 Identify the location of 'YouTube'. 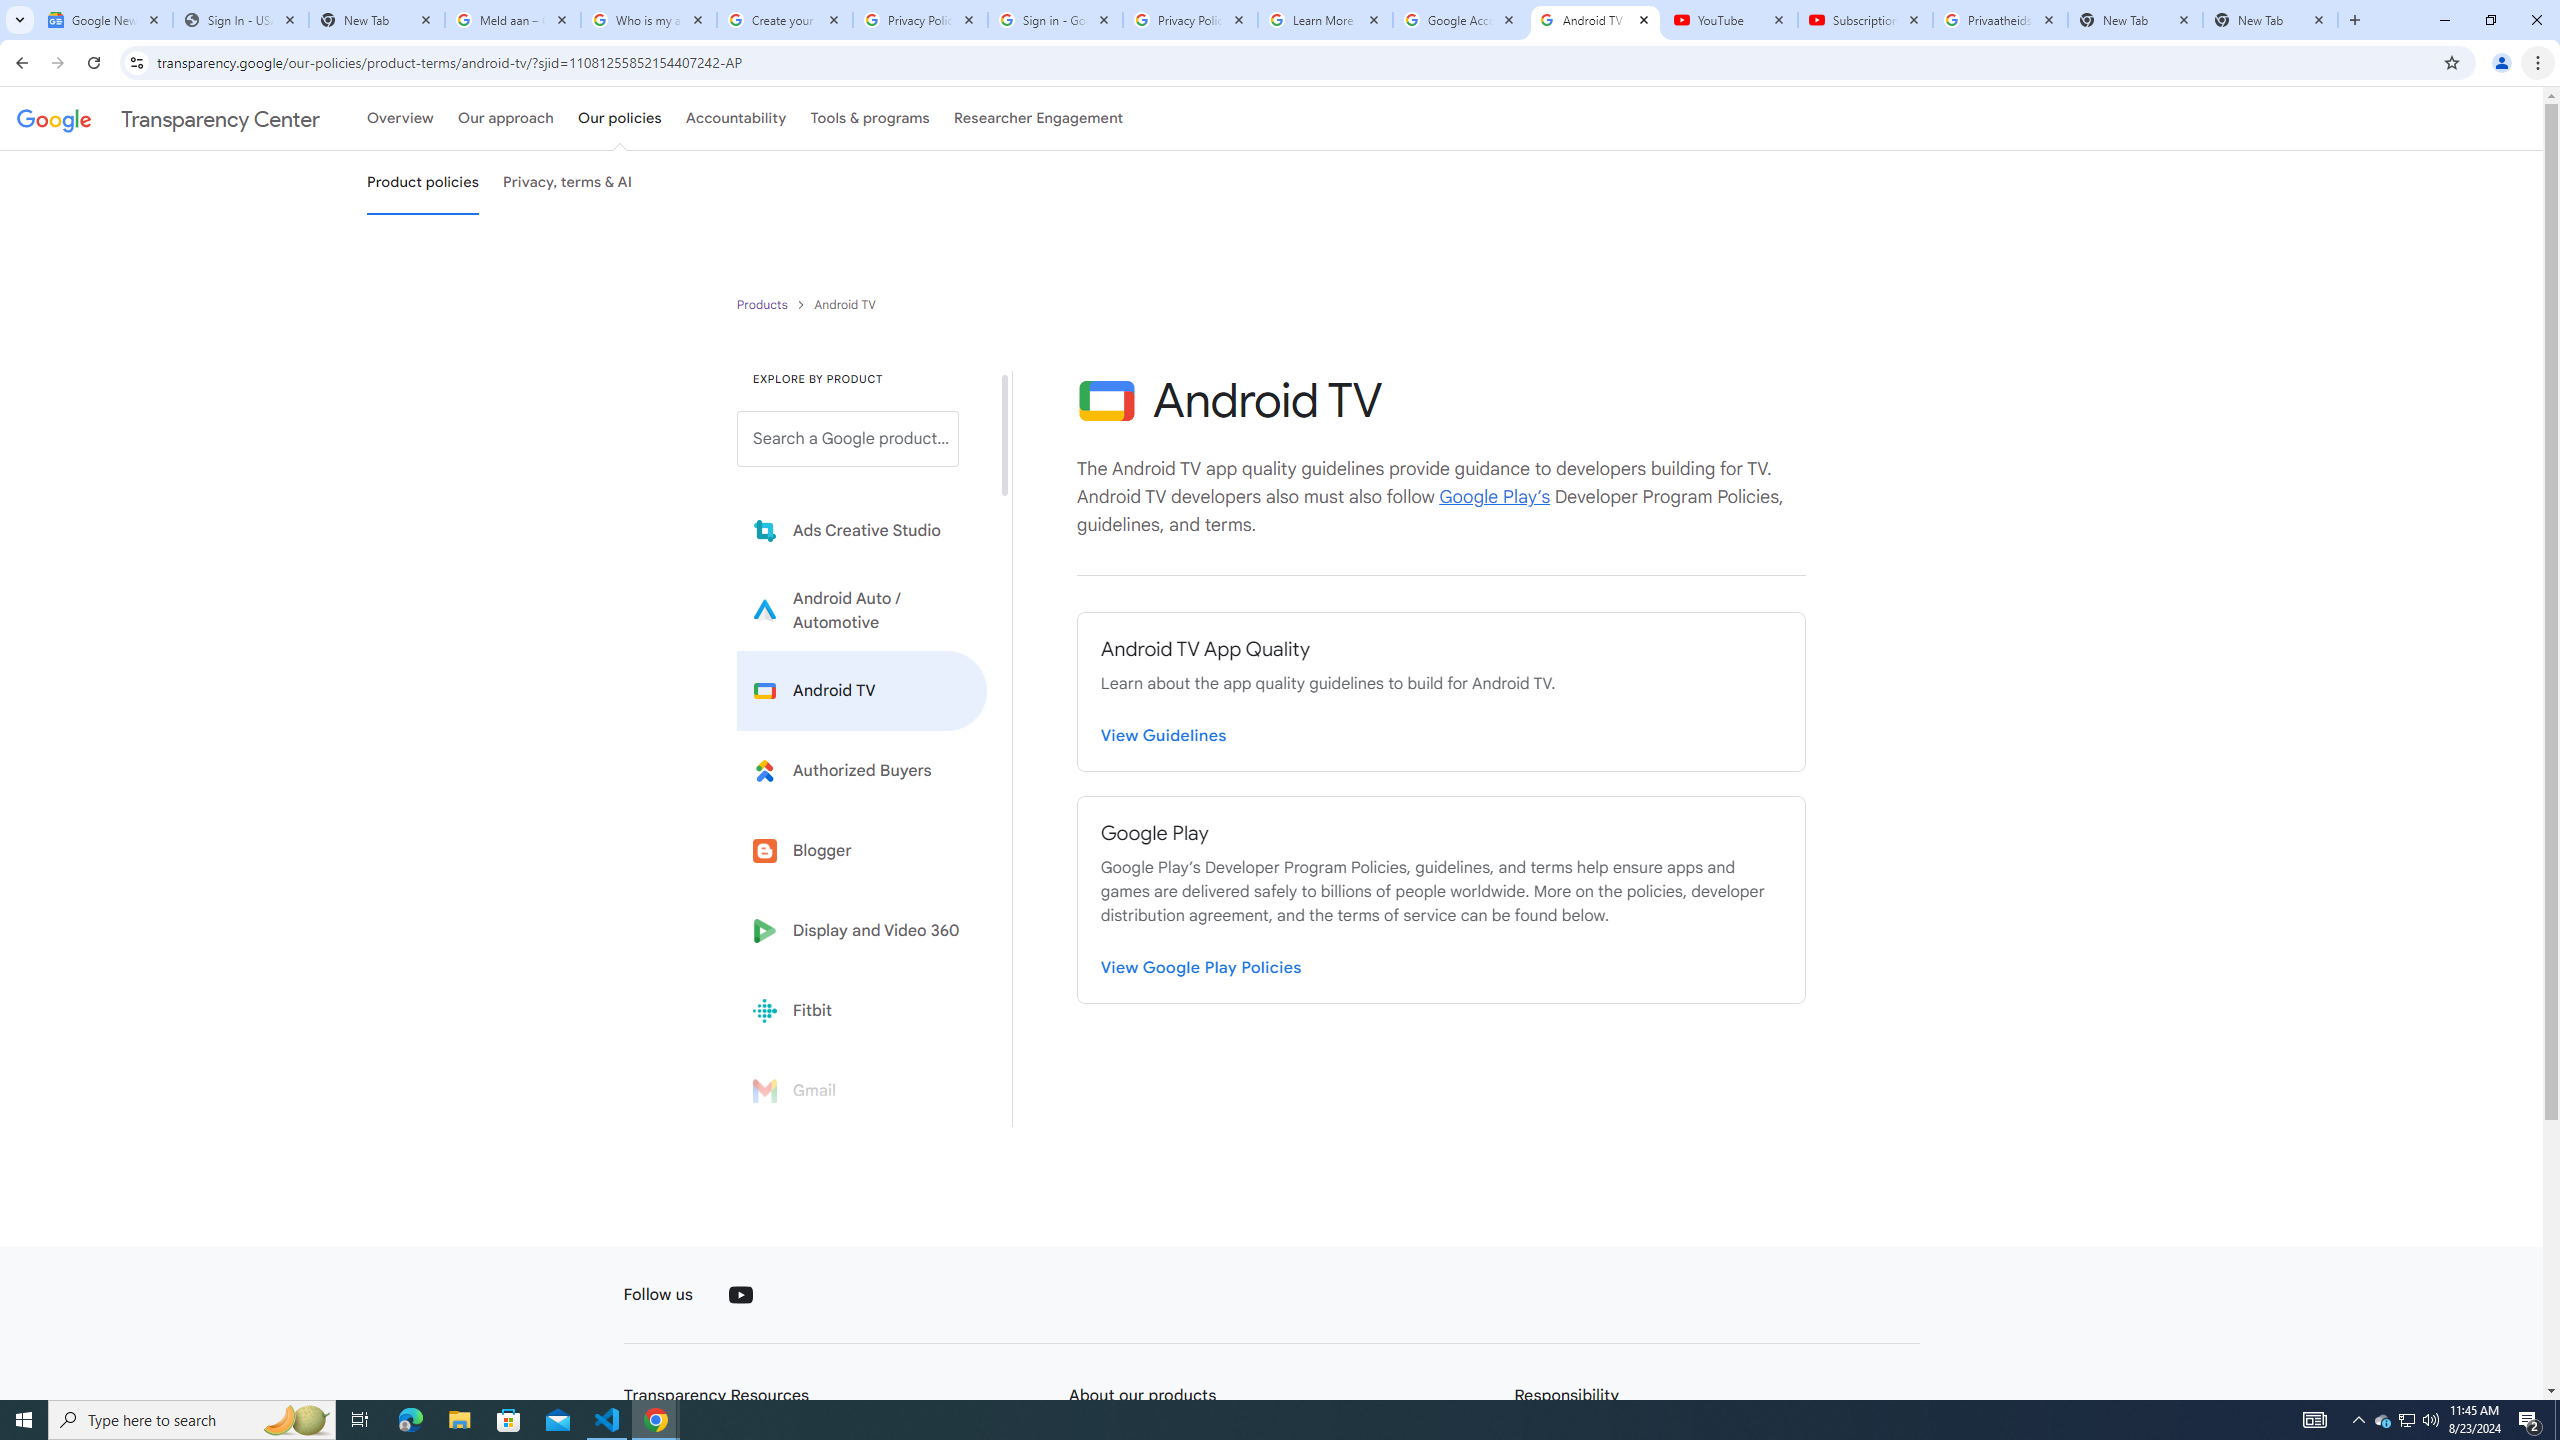
(741, 1294).